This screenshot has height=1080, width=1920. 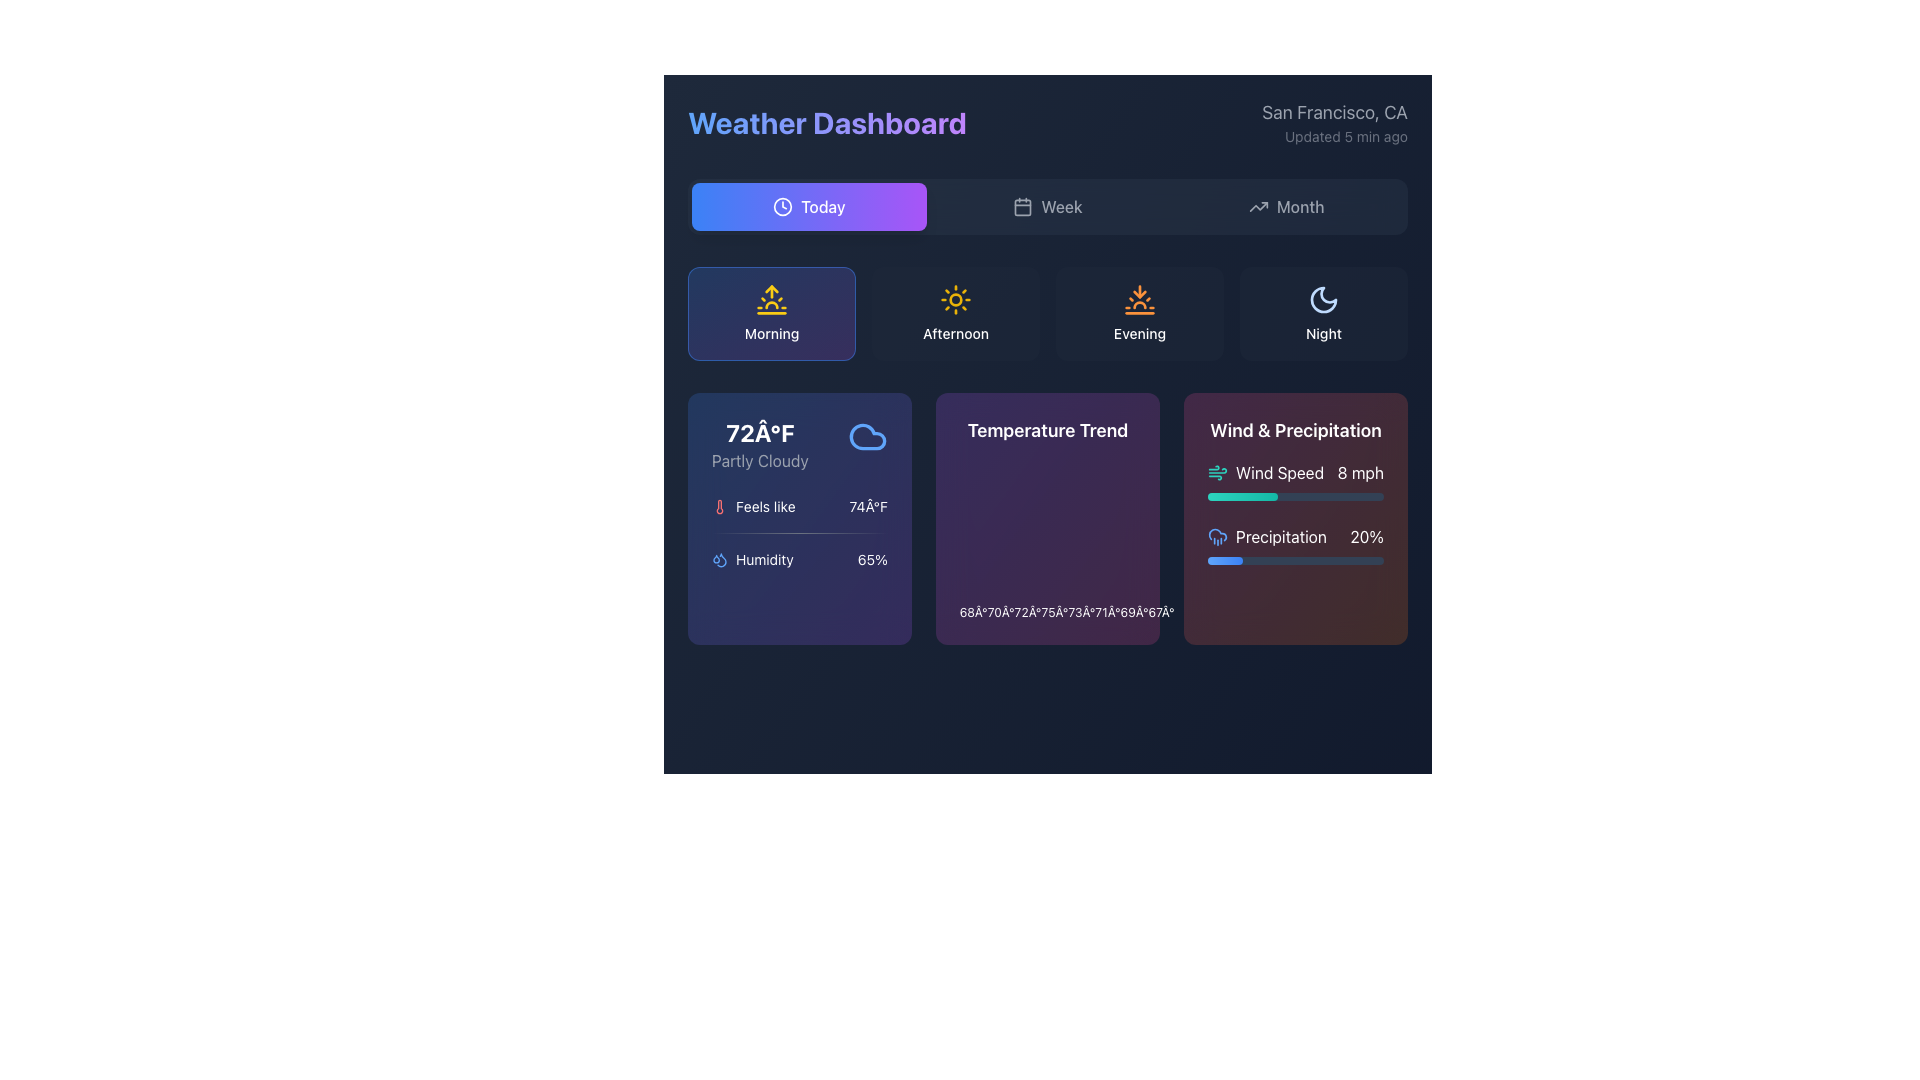 What do you see at coordinates (763, 559) in the screenshot?
I see `the 'Humidity' text label located in the bottom-left section of the weather information card, following the droplets icon` at bounding box center [763, 559].